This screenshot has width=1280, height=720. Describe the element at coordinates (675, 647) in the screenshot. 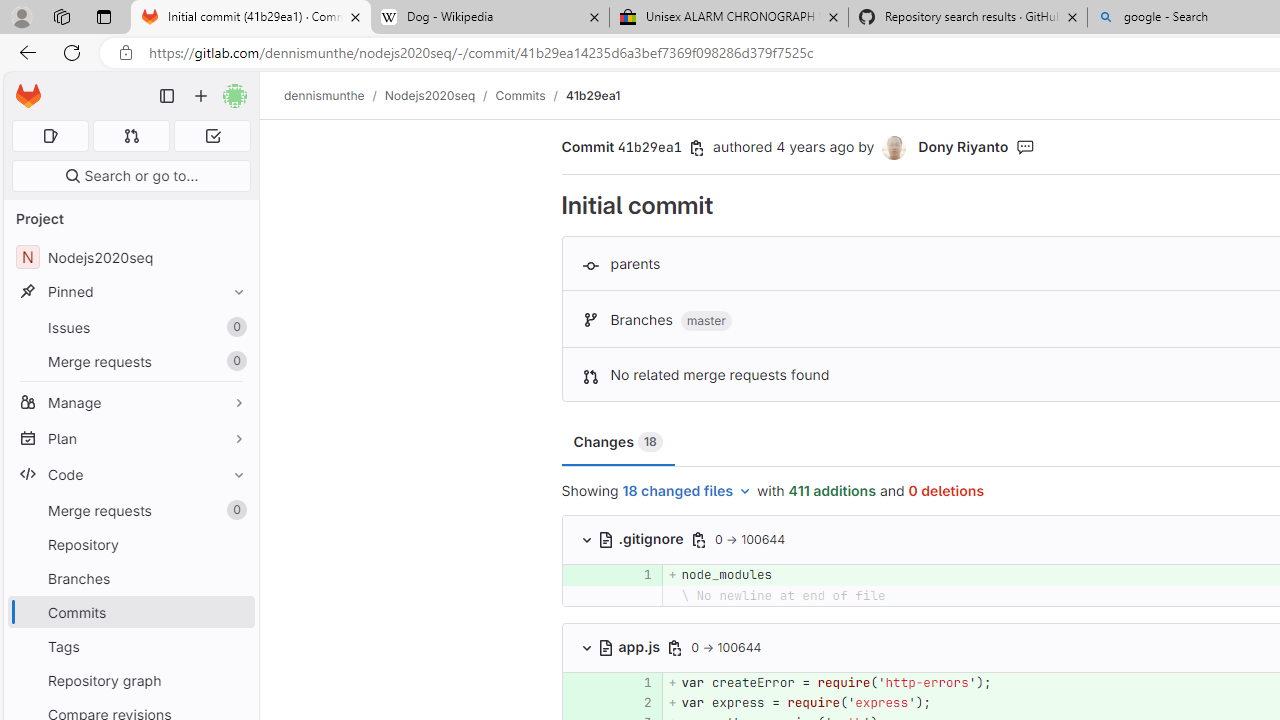

I see `'Class: s16 gl-icon gl-button-icon '` at that location.